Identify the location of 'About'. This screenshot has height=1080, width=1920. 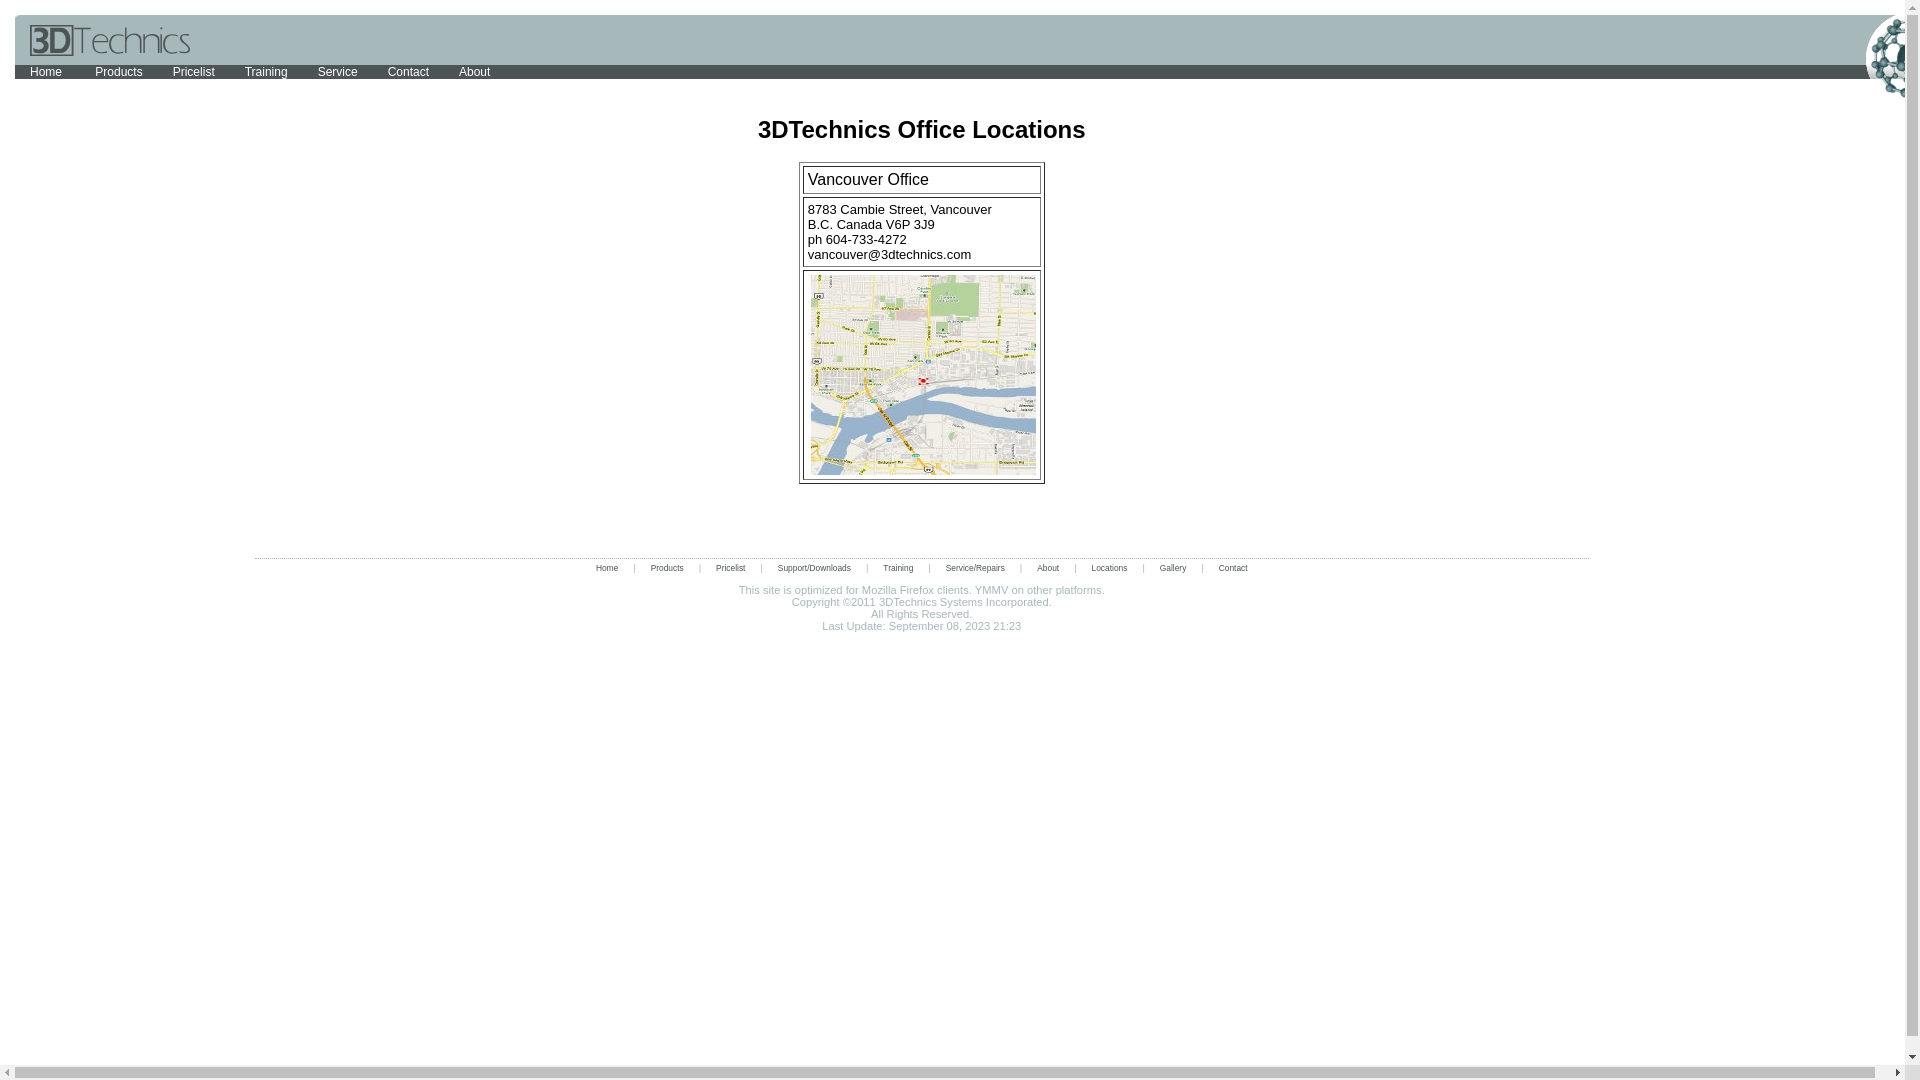
(1046, 567).